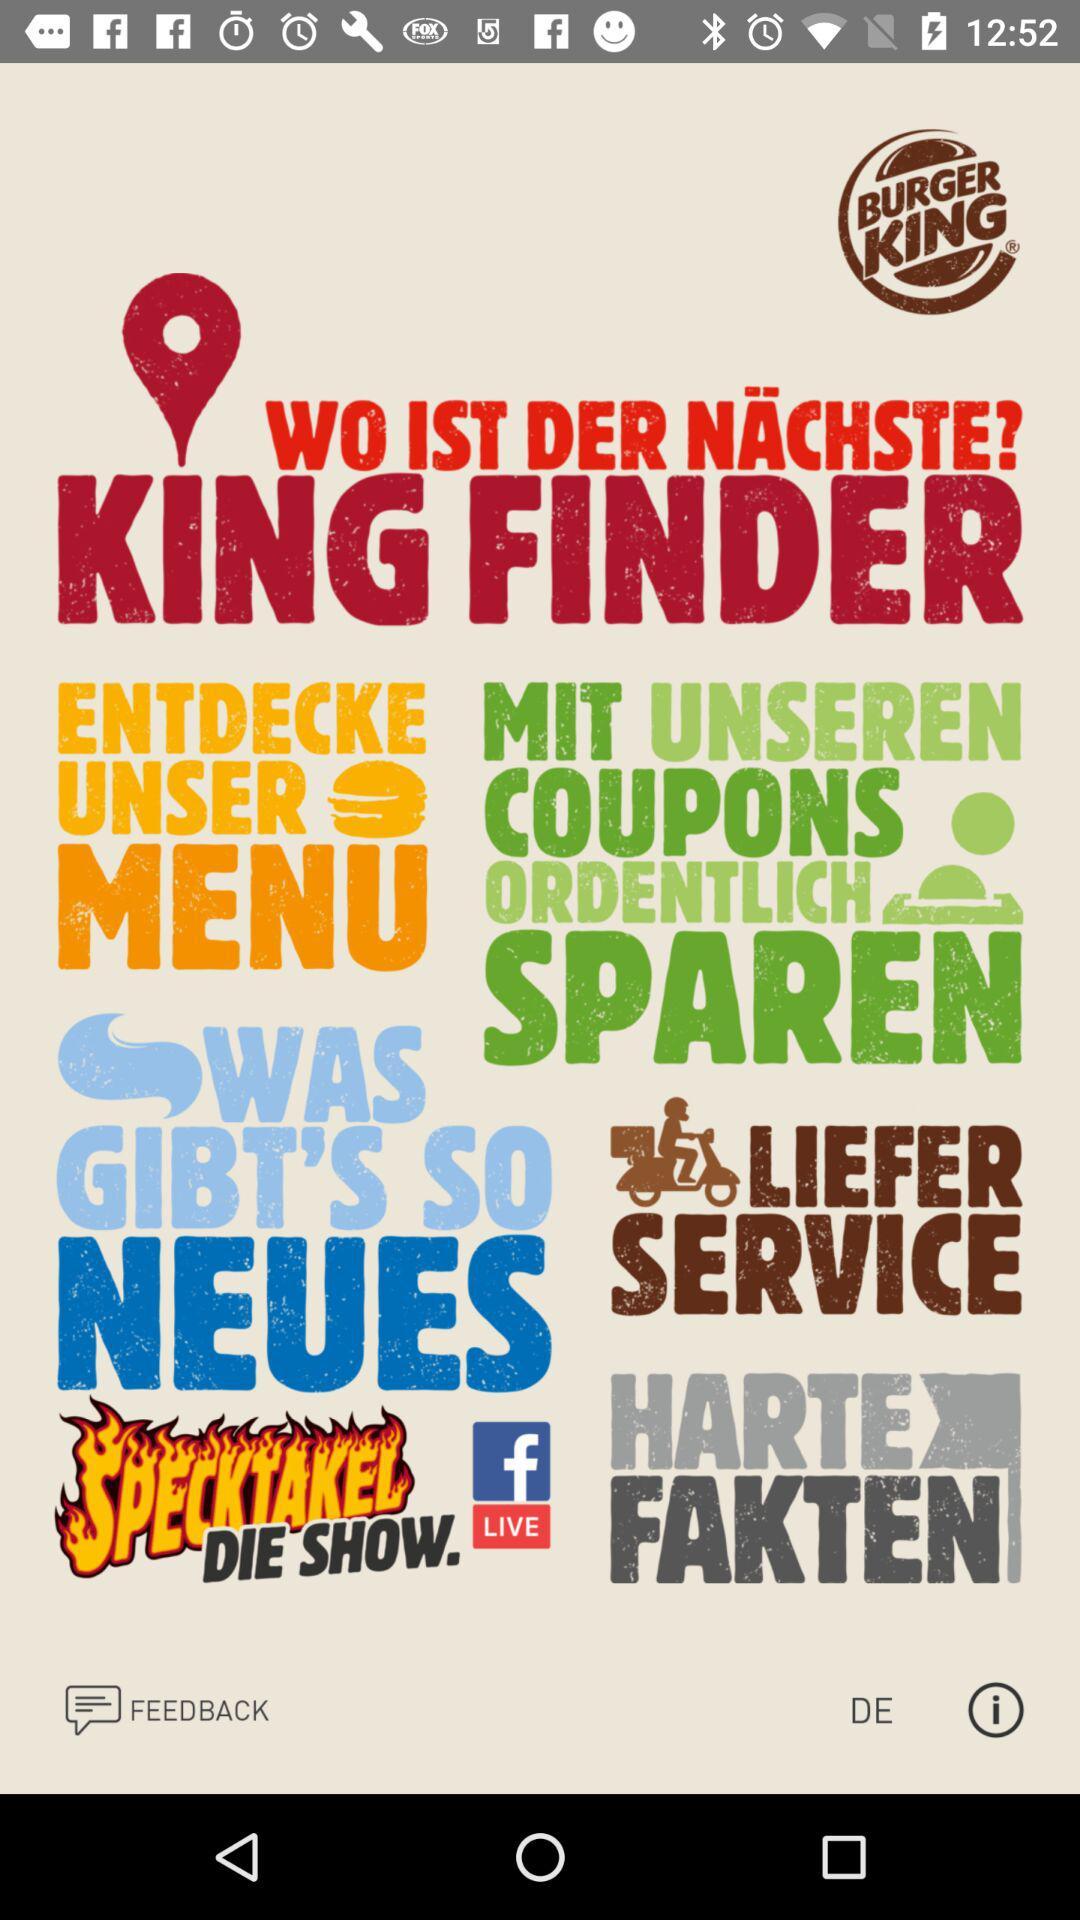 This screenshot has height=1920, width=1080. What do you see at coordinates (995, 1708) in the screenshot?
I see `the info icon` at bounding box center [995, 1708].